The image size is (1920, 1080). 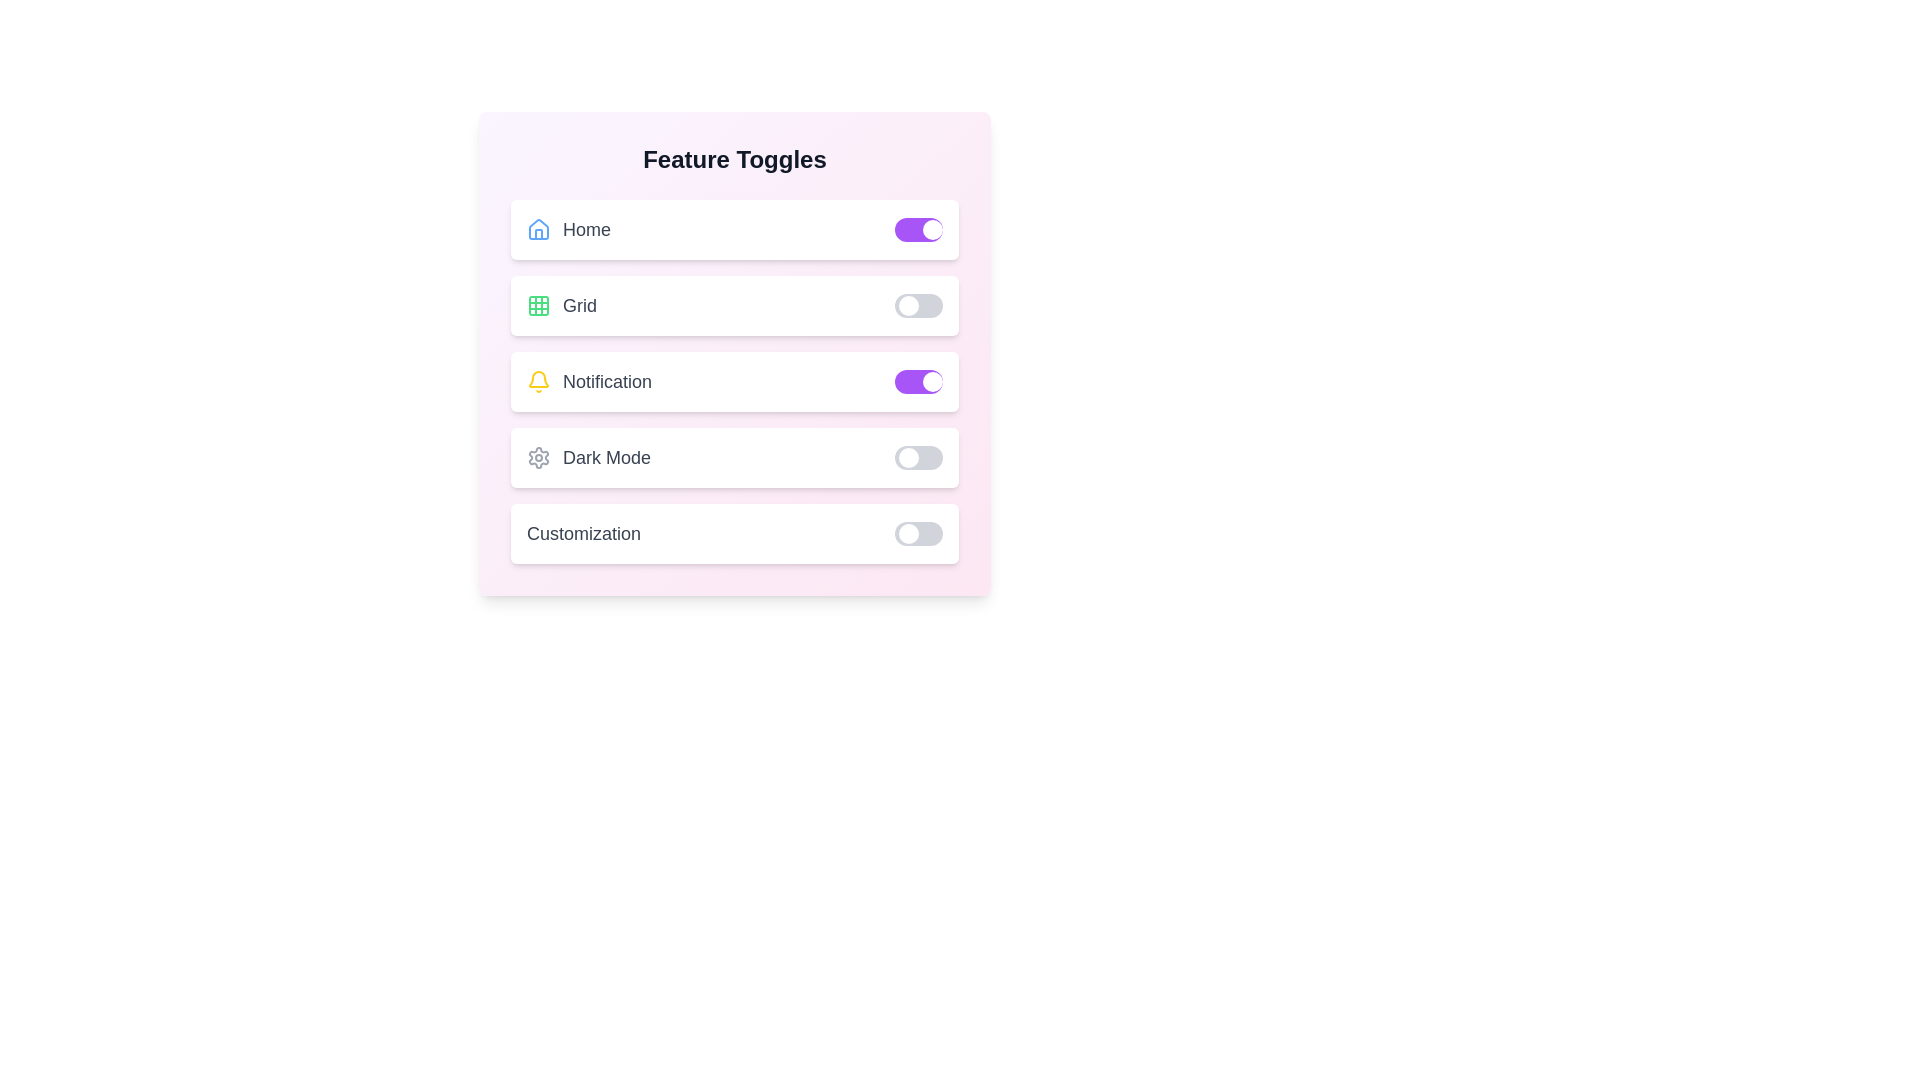 What do you see at coordinates (907, 305) in the screenshot?
I see `the toggle switch knob, which is a small circular UI component with a white fill located on the left side of the toggle track adjacent to the 'Grid' label in its 'off' position` at bounding box center [907, 305].